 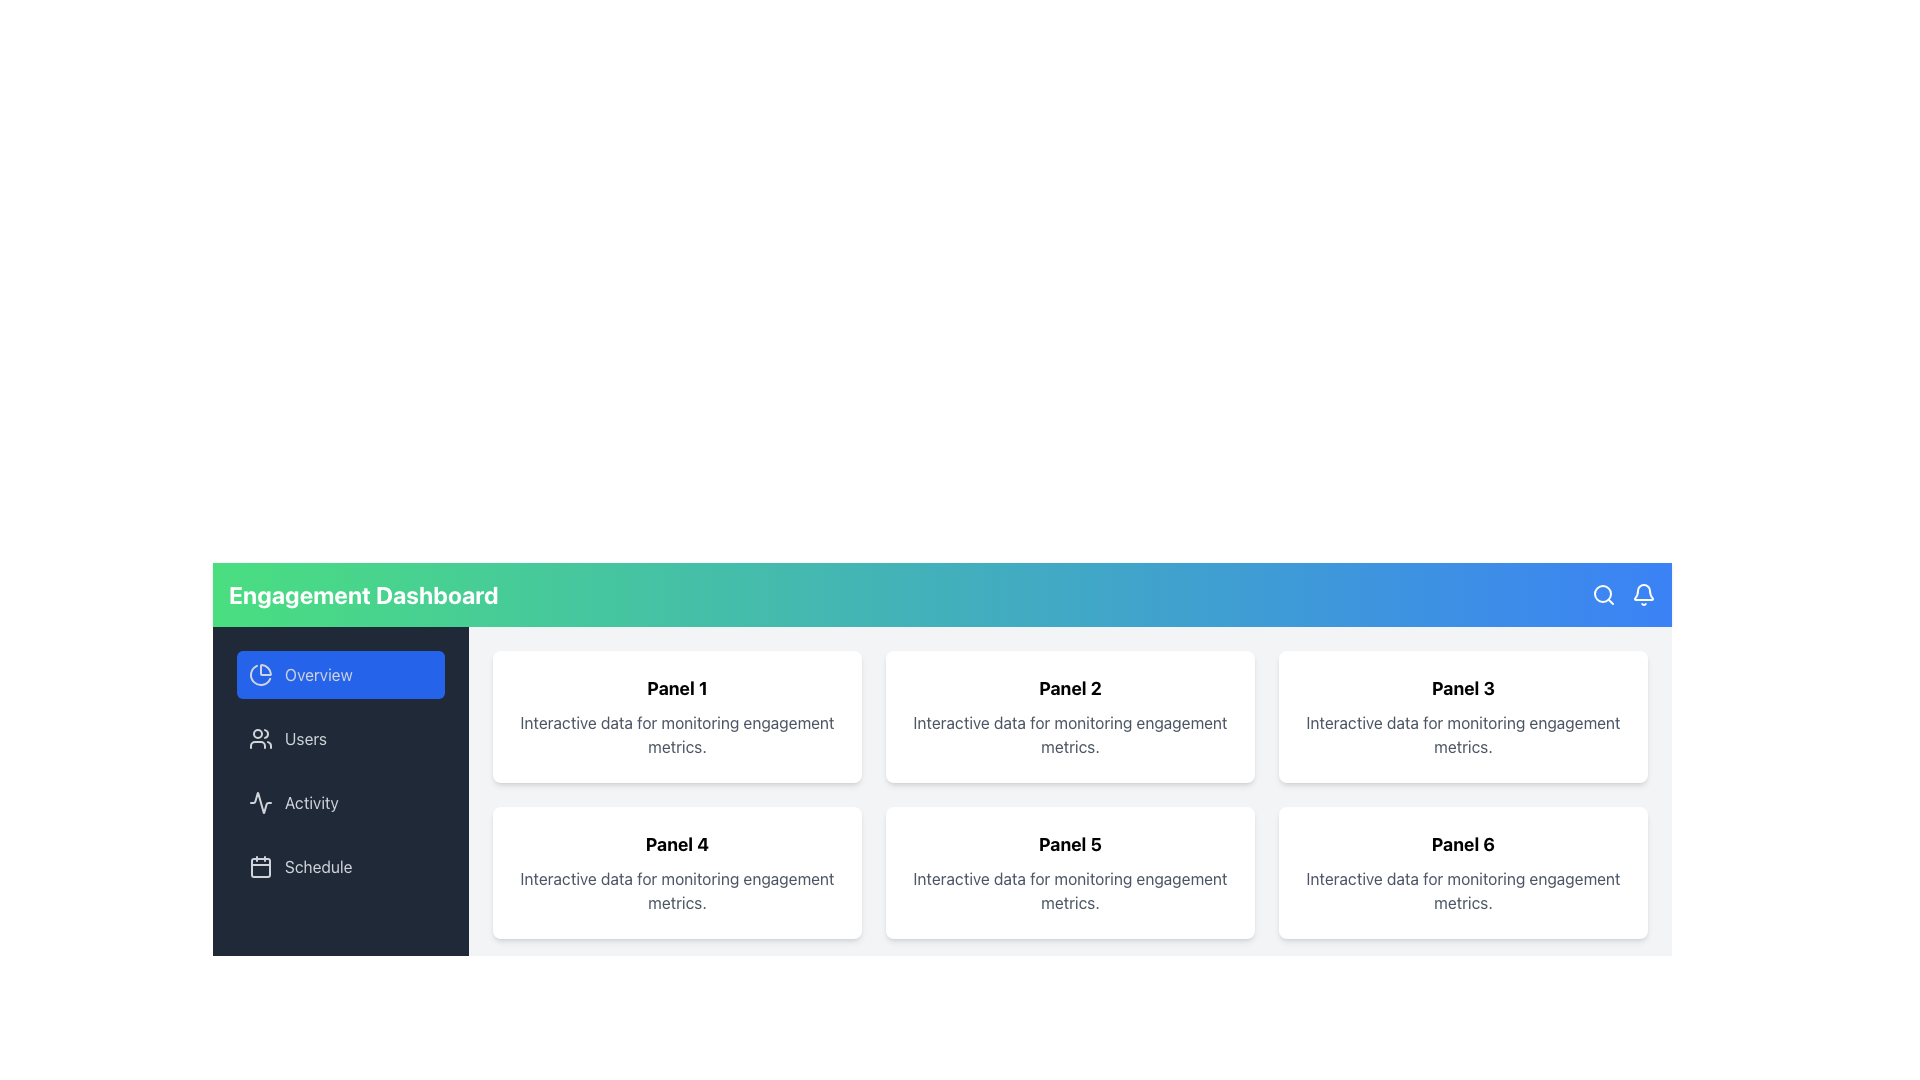 I want to click on the bold text display labeled 'Panel 3', which is prominently featured at the top of the first card in the second row of the dashboard, so click(x=1463, y=688).